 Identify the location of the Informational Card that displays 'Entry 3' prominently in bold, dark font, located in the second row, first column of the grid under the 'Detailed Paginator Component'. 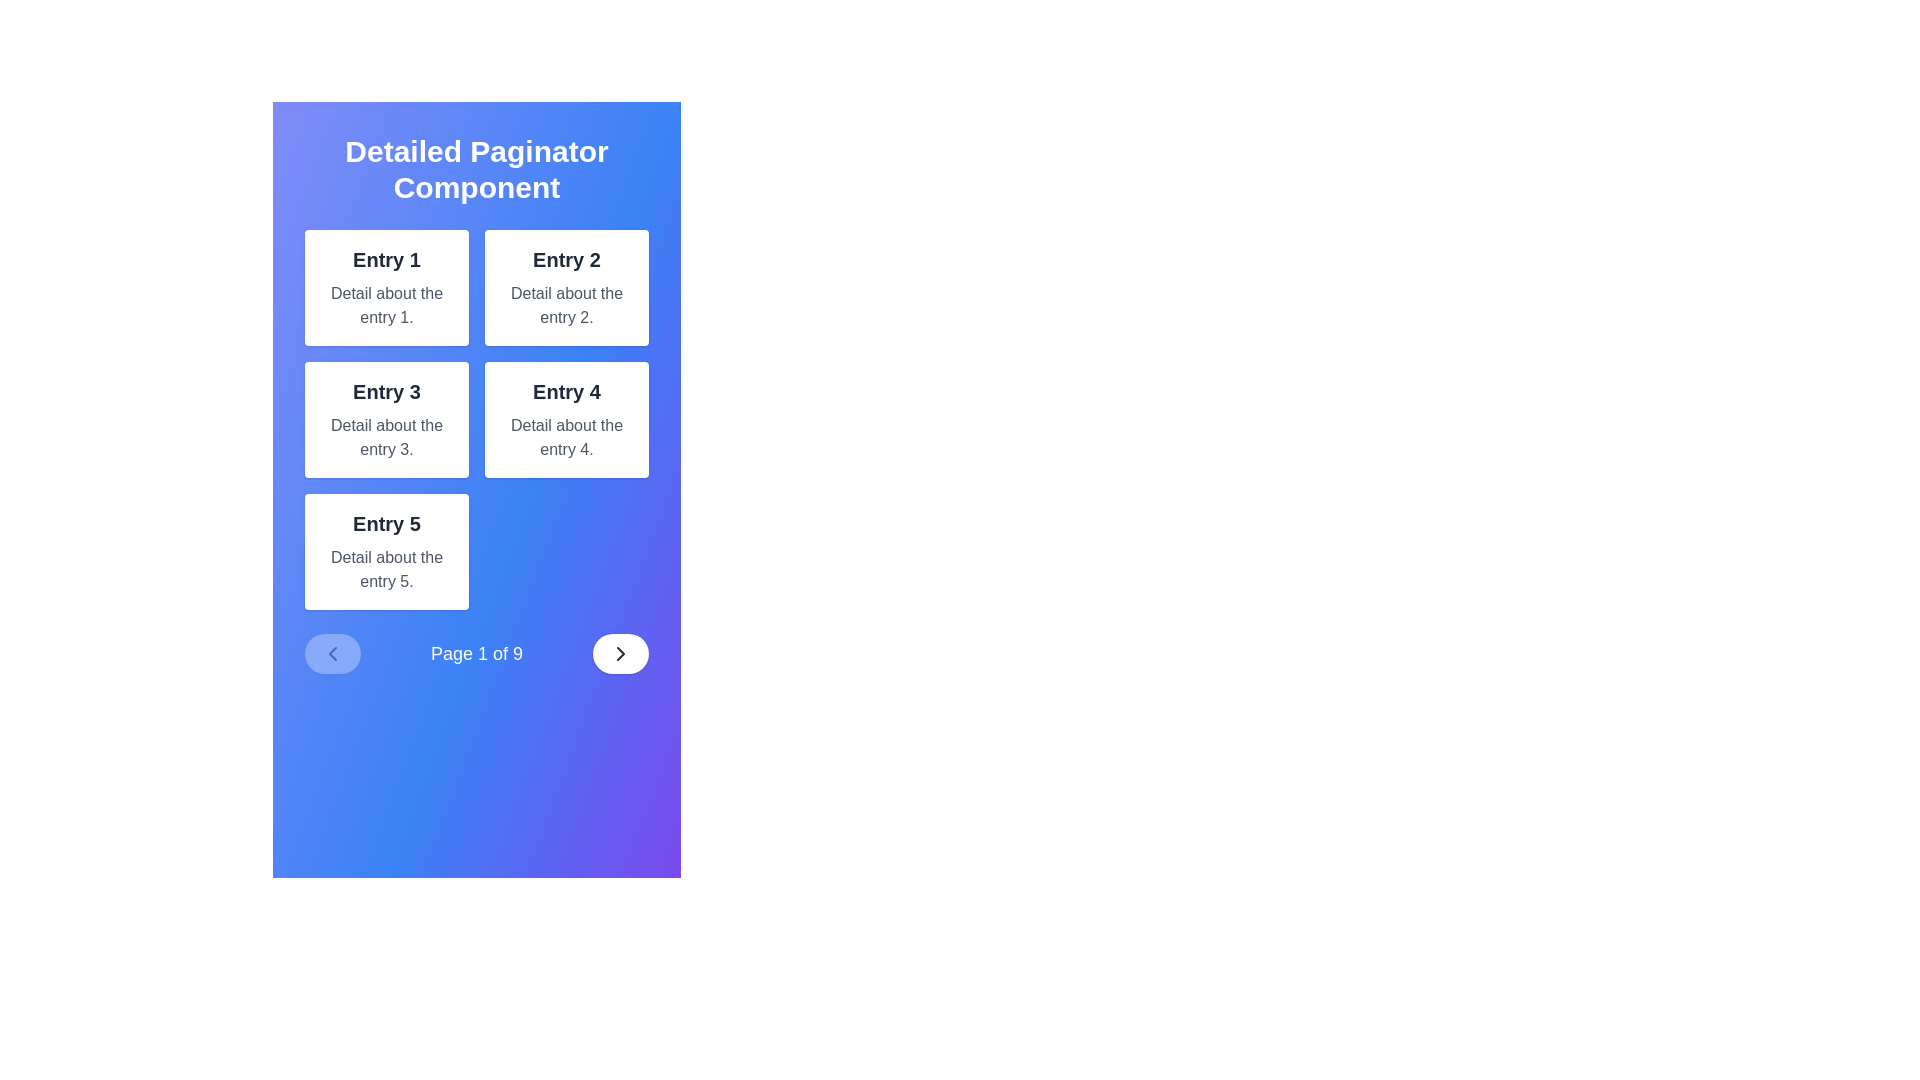
(387, 419).